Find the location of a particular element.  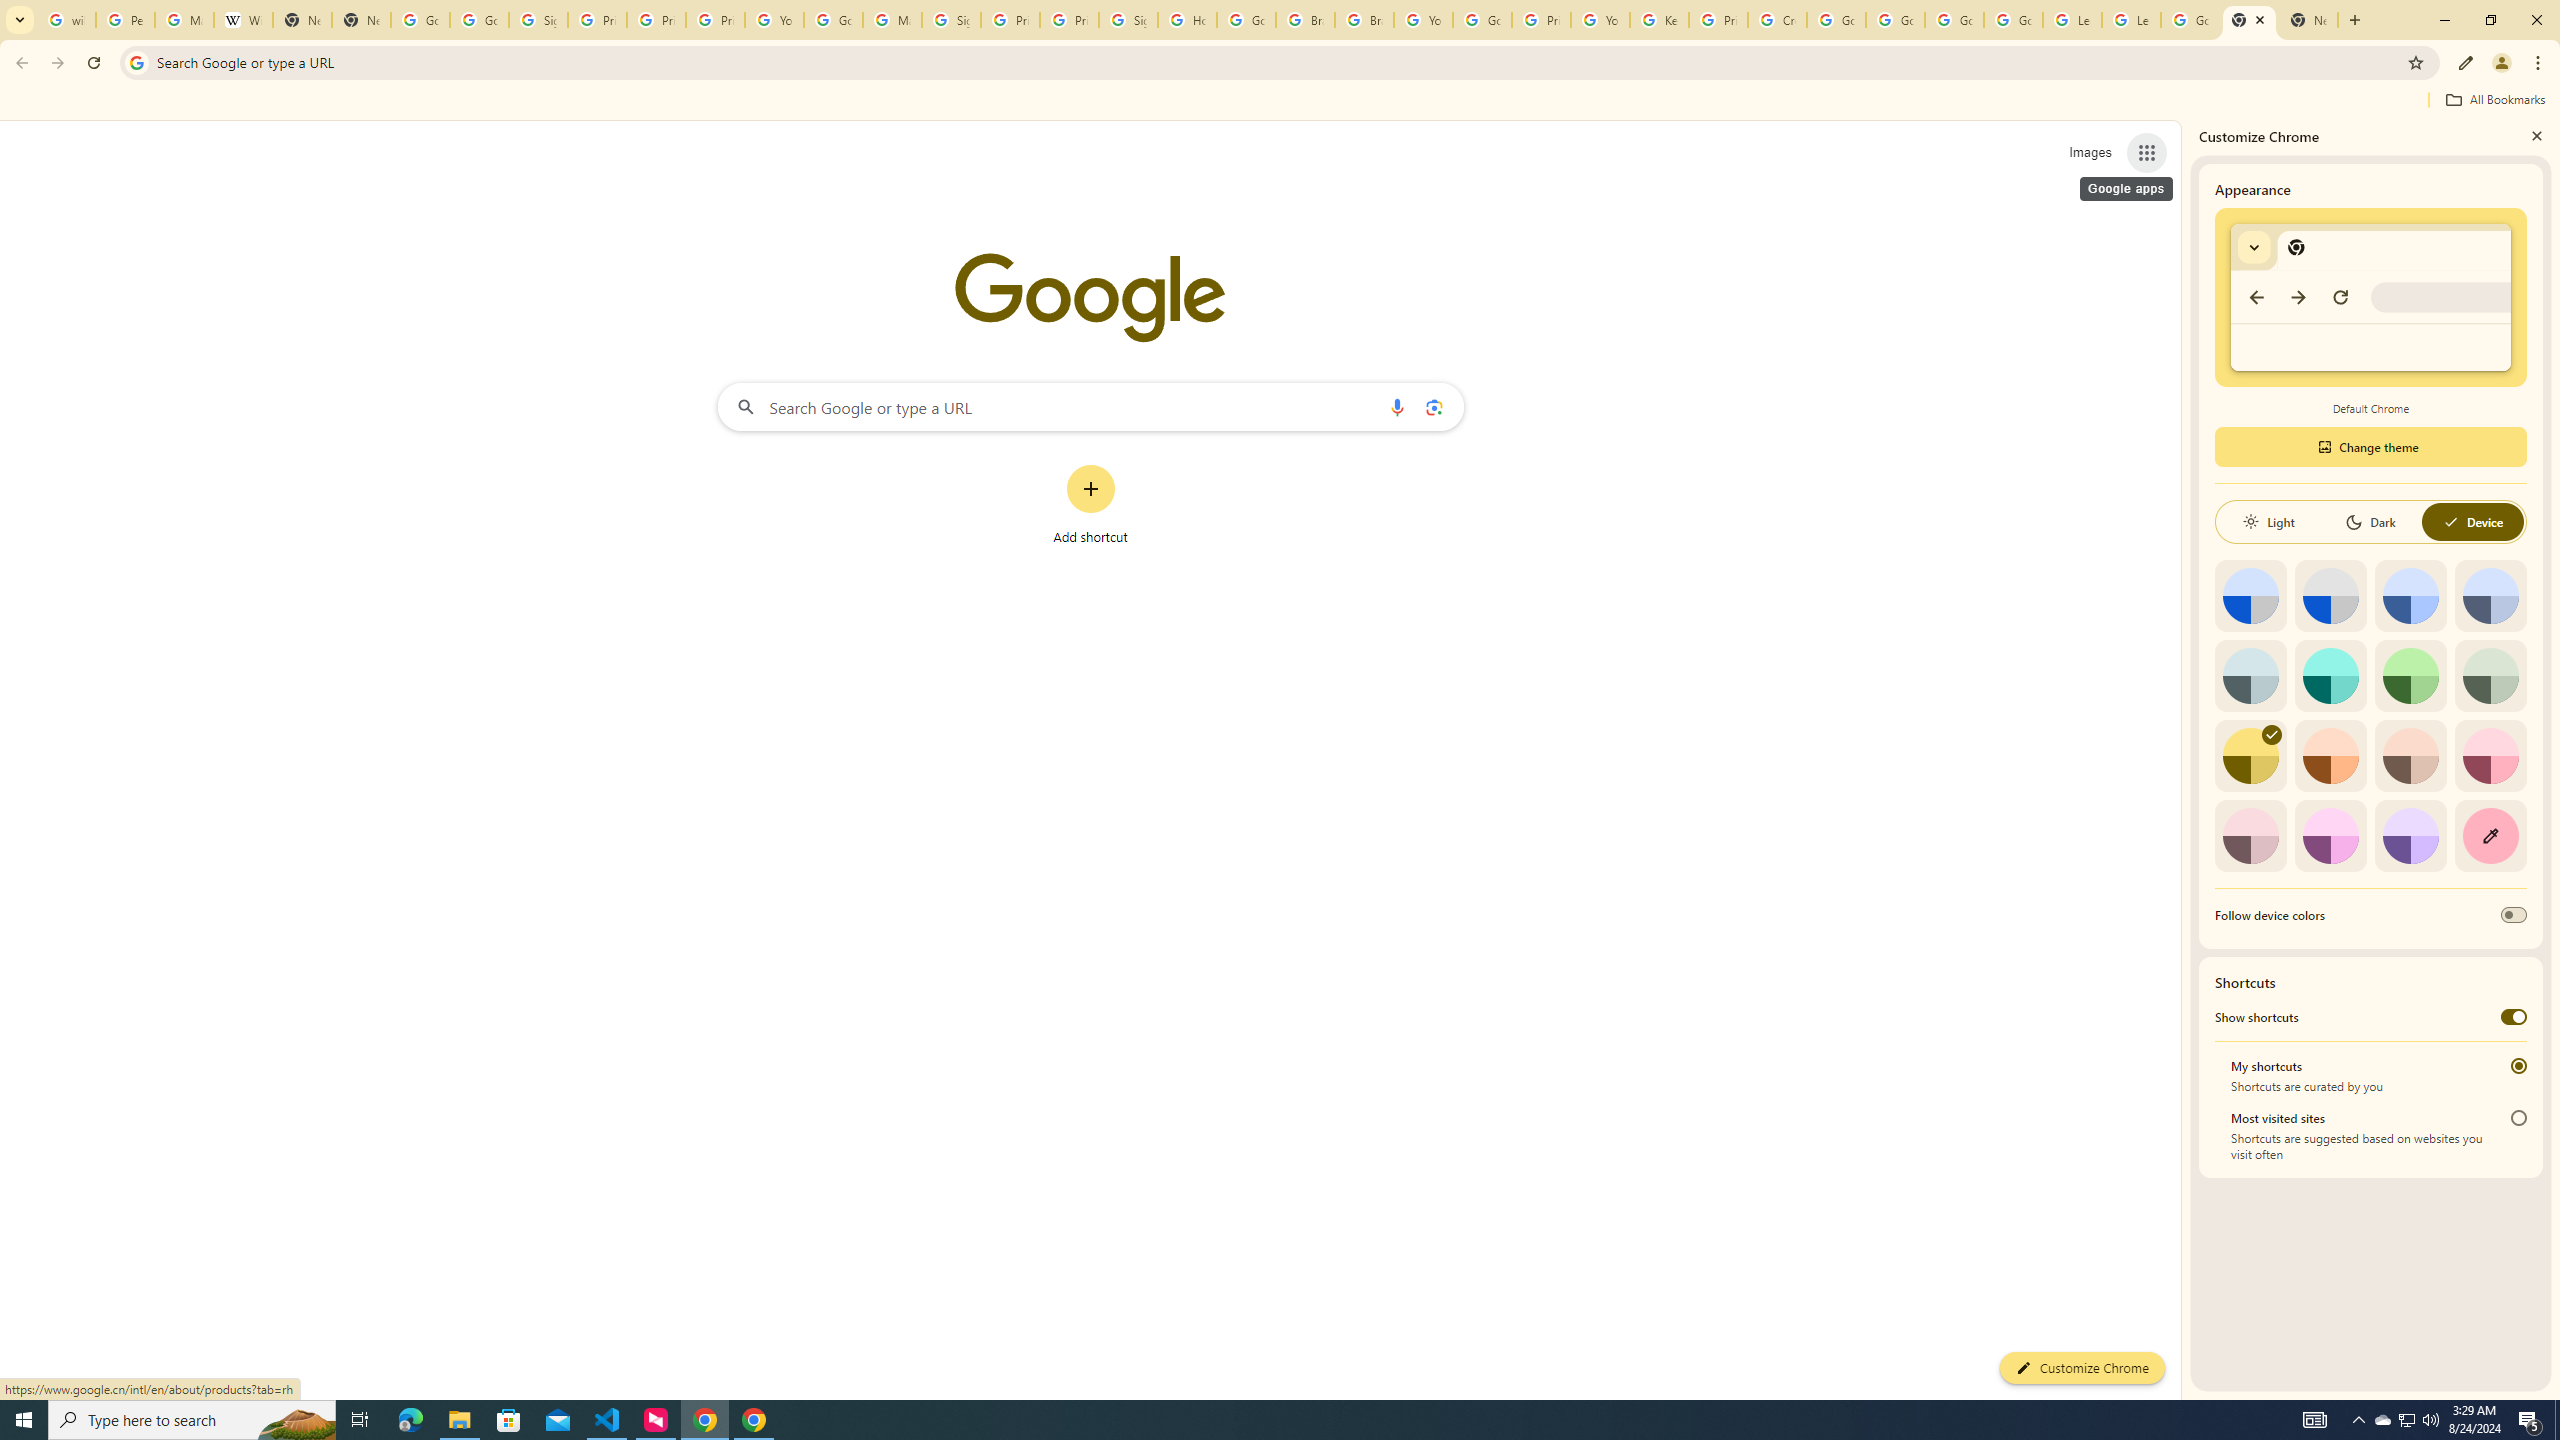

'My shortcuts' is located at coordinates (2519, 1065).